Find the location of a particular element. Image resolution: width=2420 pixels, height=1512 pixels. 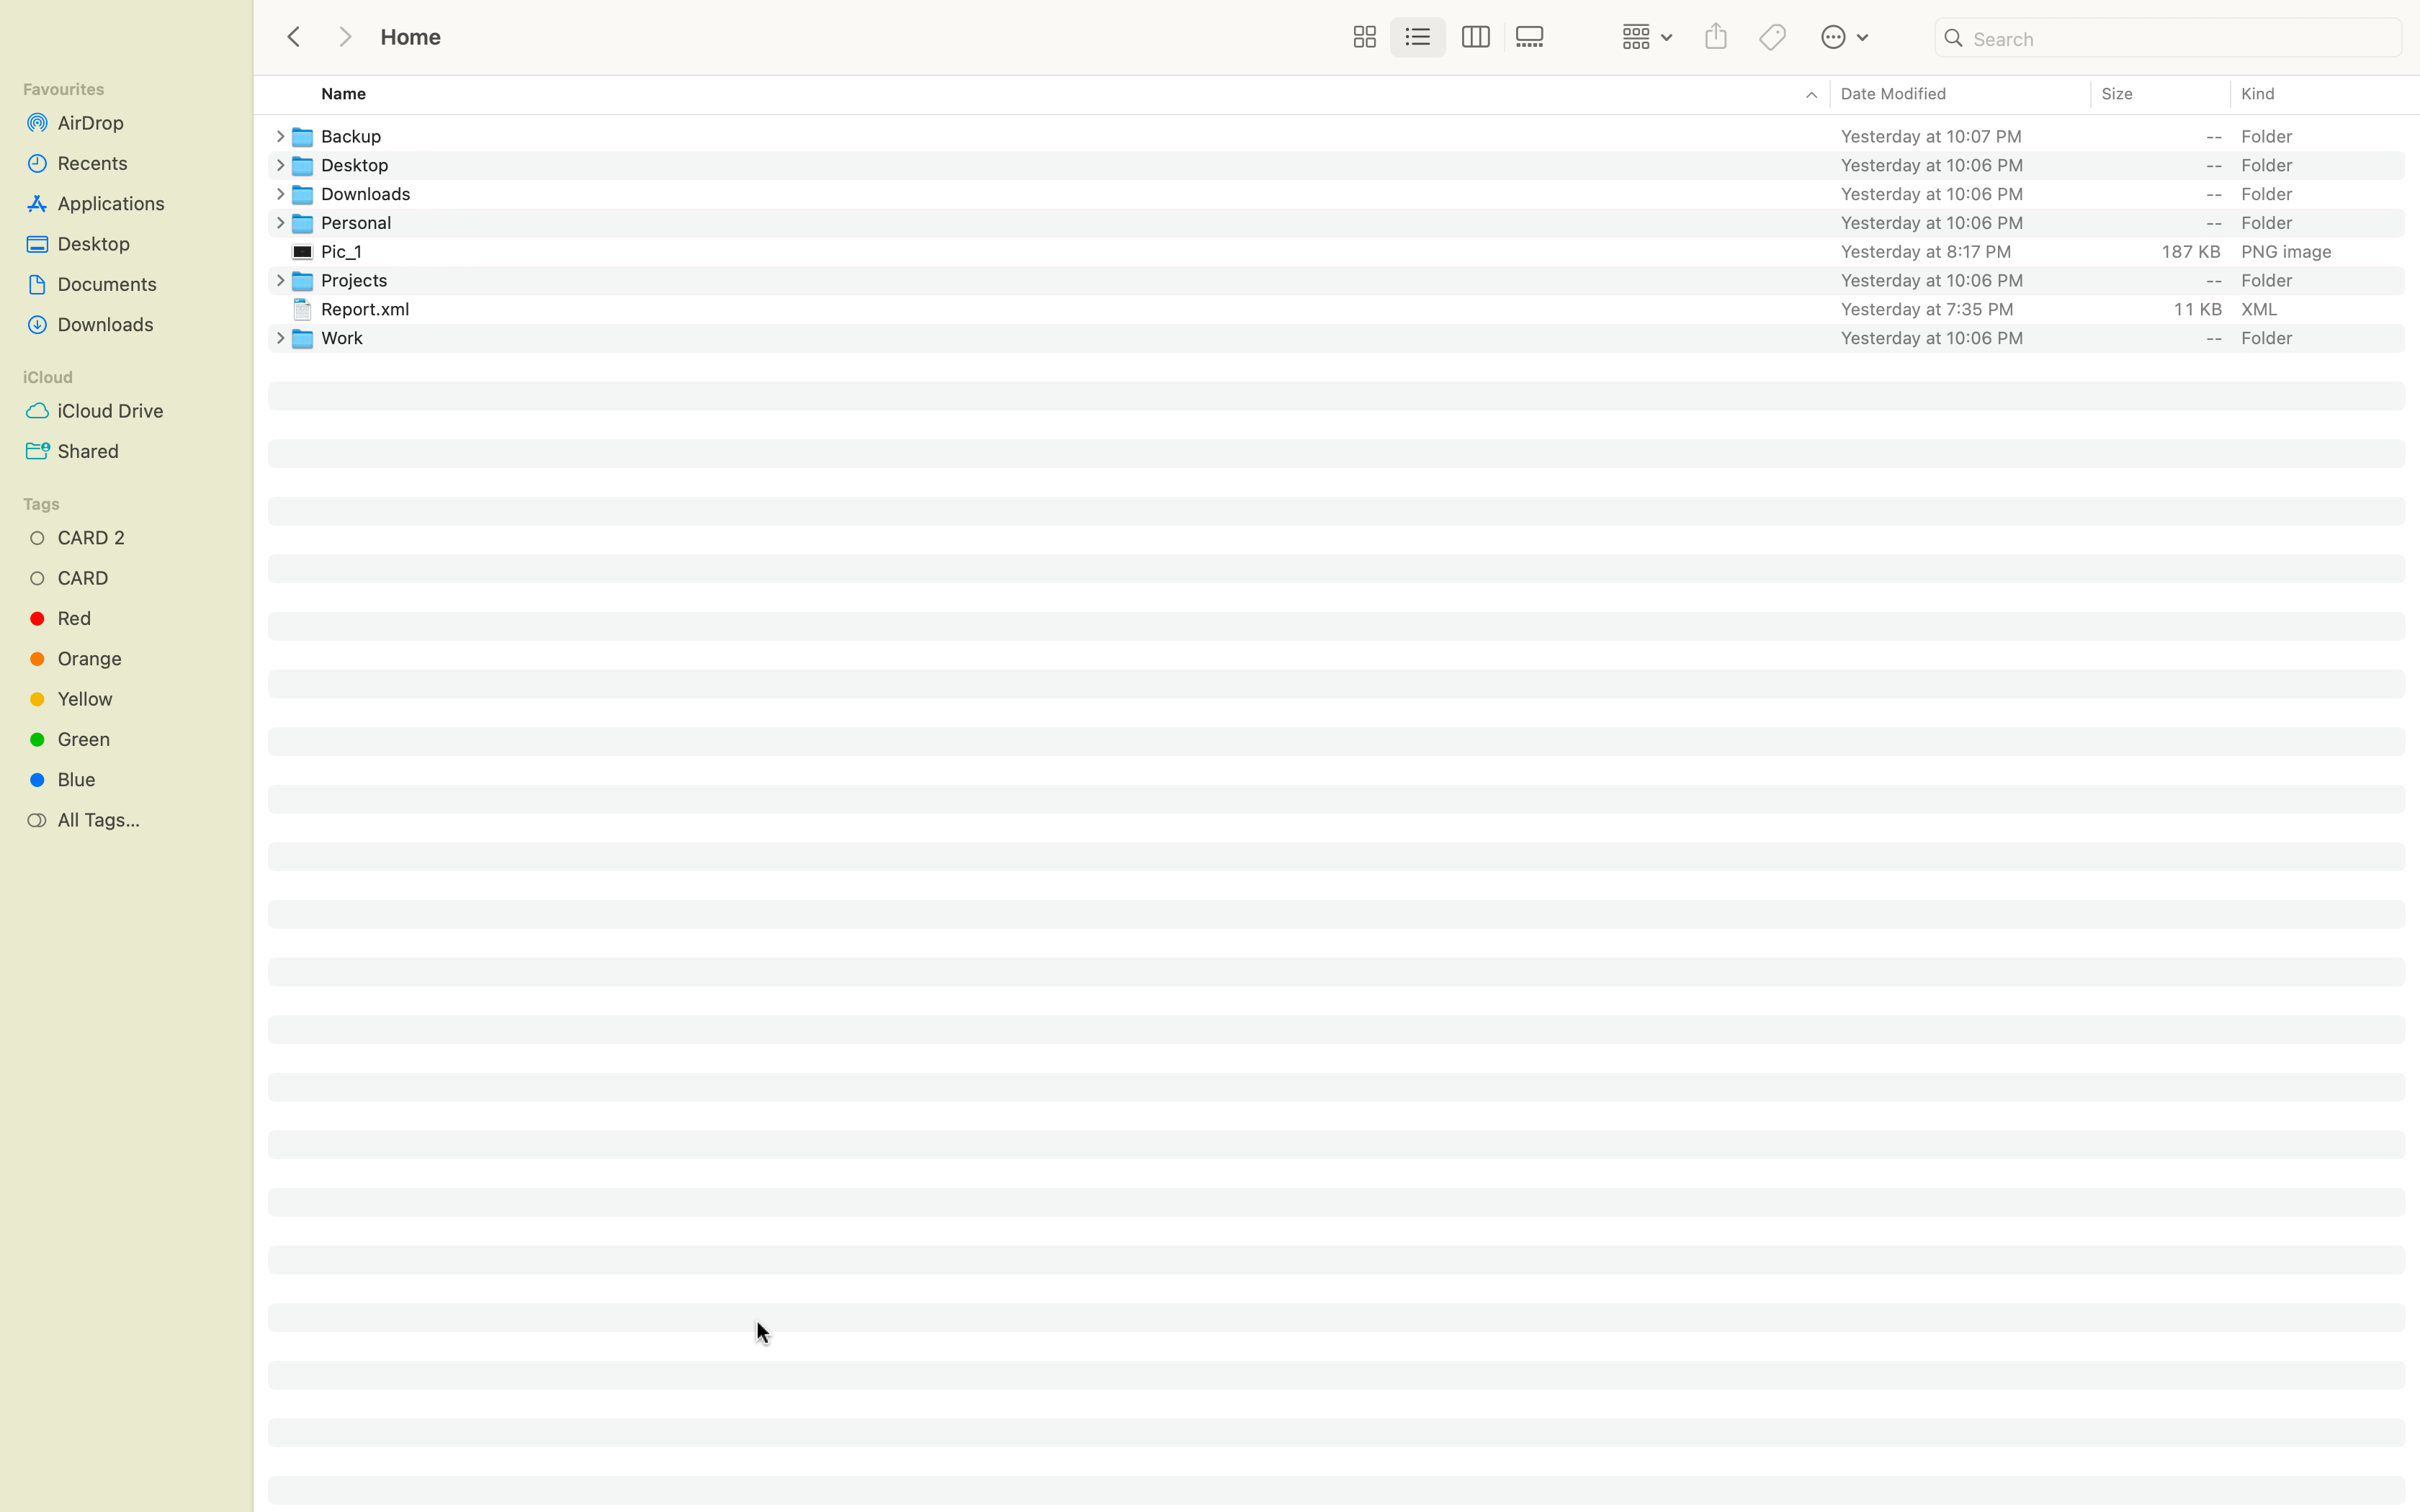

the Work directory and go back to the last visited directory is located at coordinates (1353, 336).